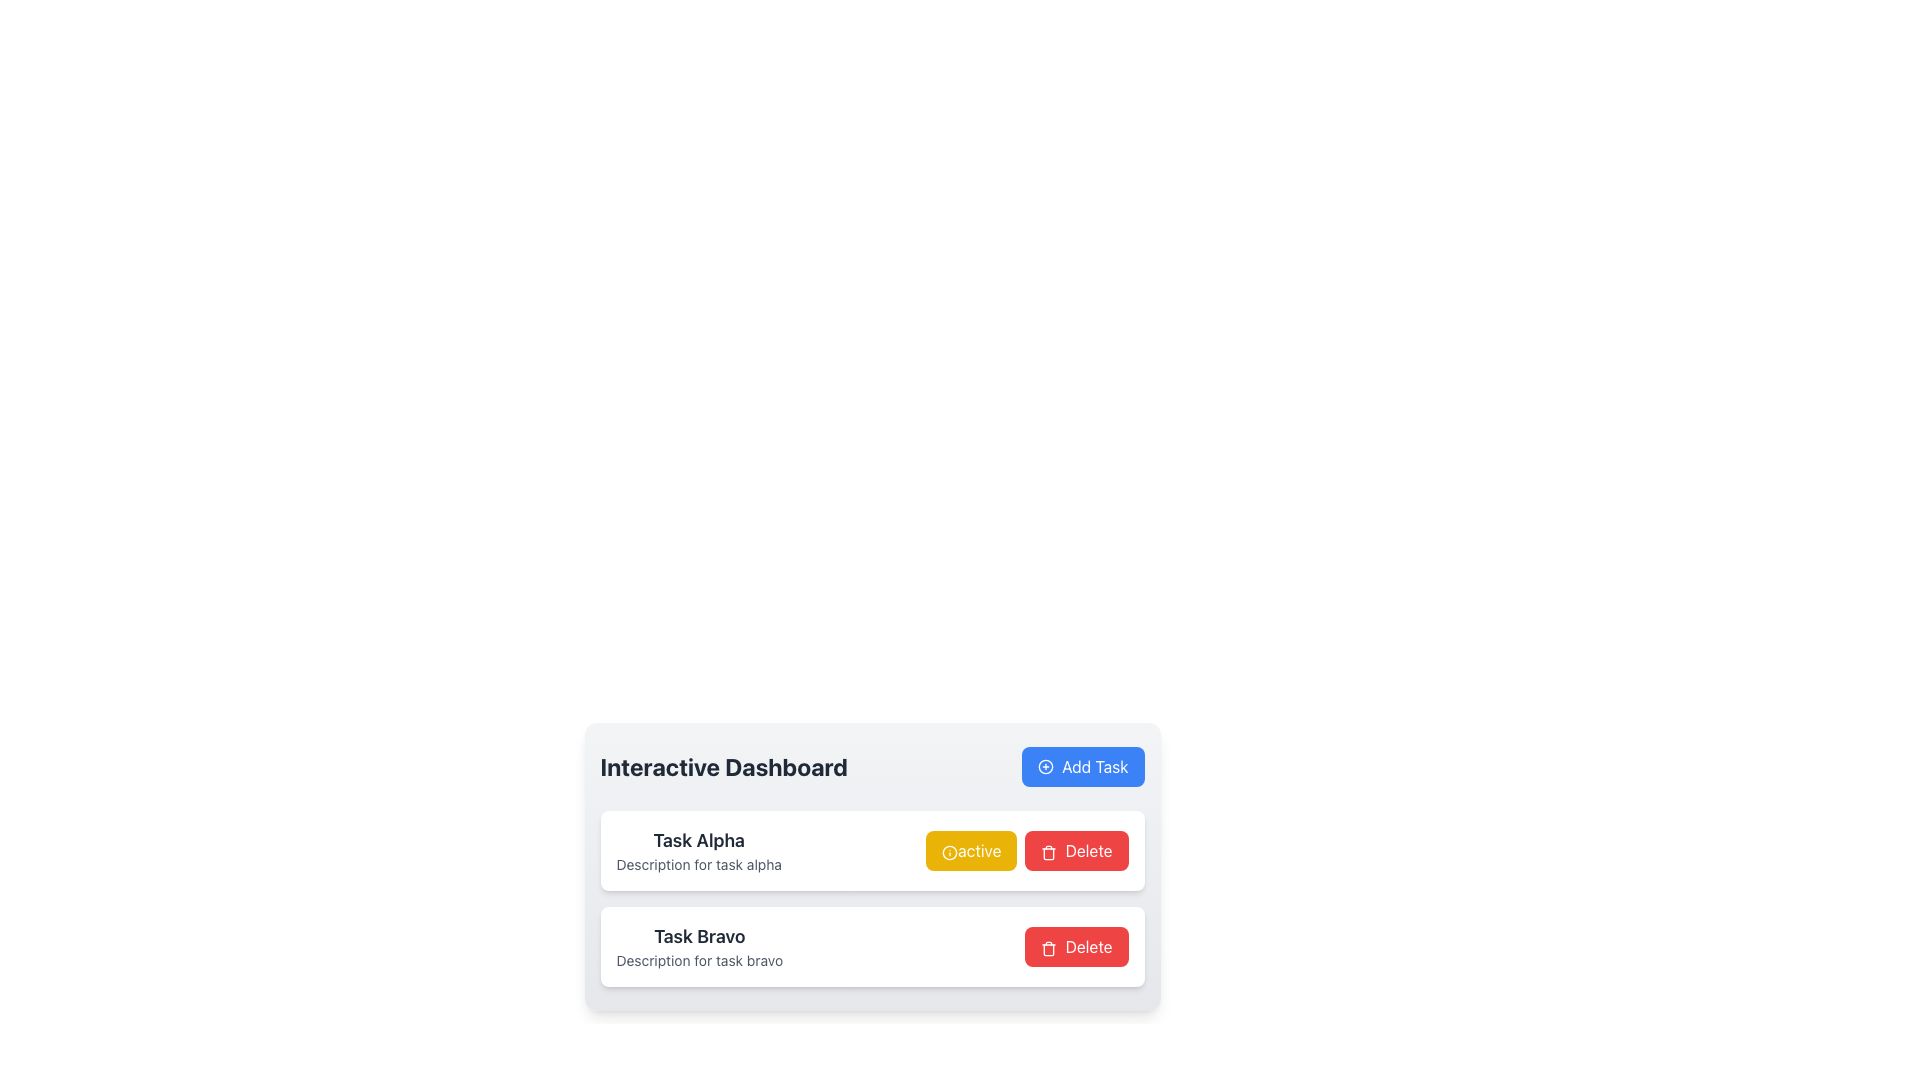 This screenshot has height=1080, width=1920. What do you see at coordinates (699, 959) in the screenshot?
I see `the supplementary descriptive text label located at the bottom-left of the 'Task Bravo' section in the 'Interactive Dashboard'` at bounding box center [699, 959].